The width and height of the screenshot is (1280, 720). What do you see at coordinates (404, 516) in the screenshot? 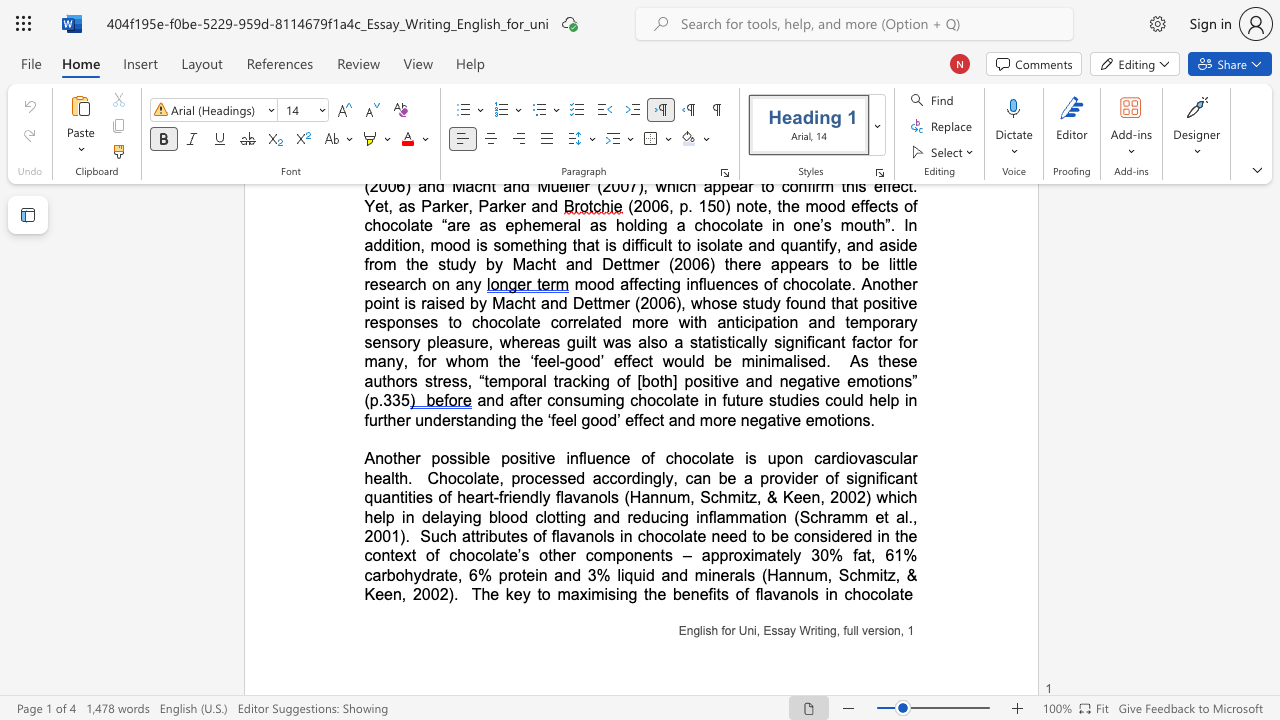
I see `the subset text "n delaying blood clotting and" within the text "Chocolate, processed accordingly, can be a provider of significant quantities of heart-friendly flavanols (Hannum, Schmitz, & Keen, 2002) which help in delaying blood clotting and reducing inflammation (Schramm et al., 2001)"` at bounding box center [404, 516].